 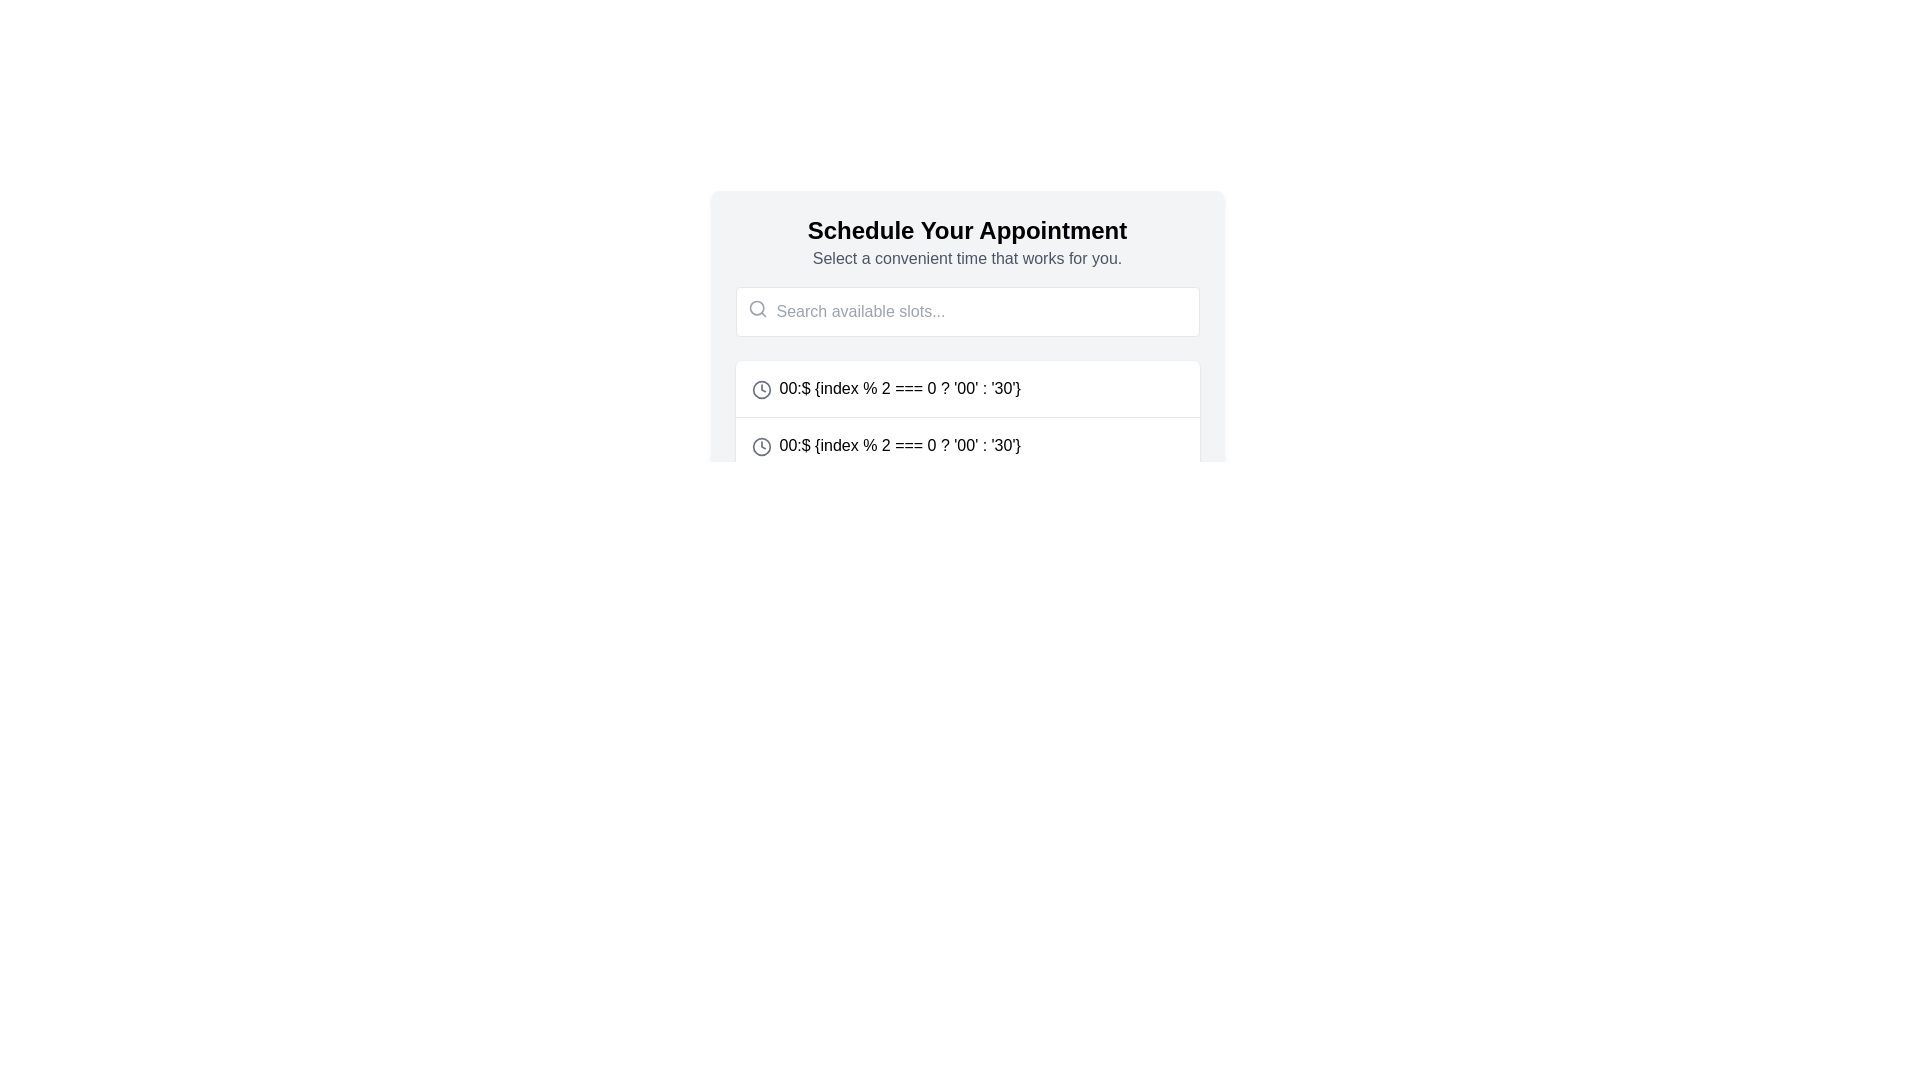 I want to click on the time slot text in the first list item under the 'Schedule Your Appointment' heading, which features a clock icon, so click(x=885, y=389).